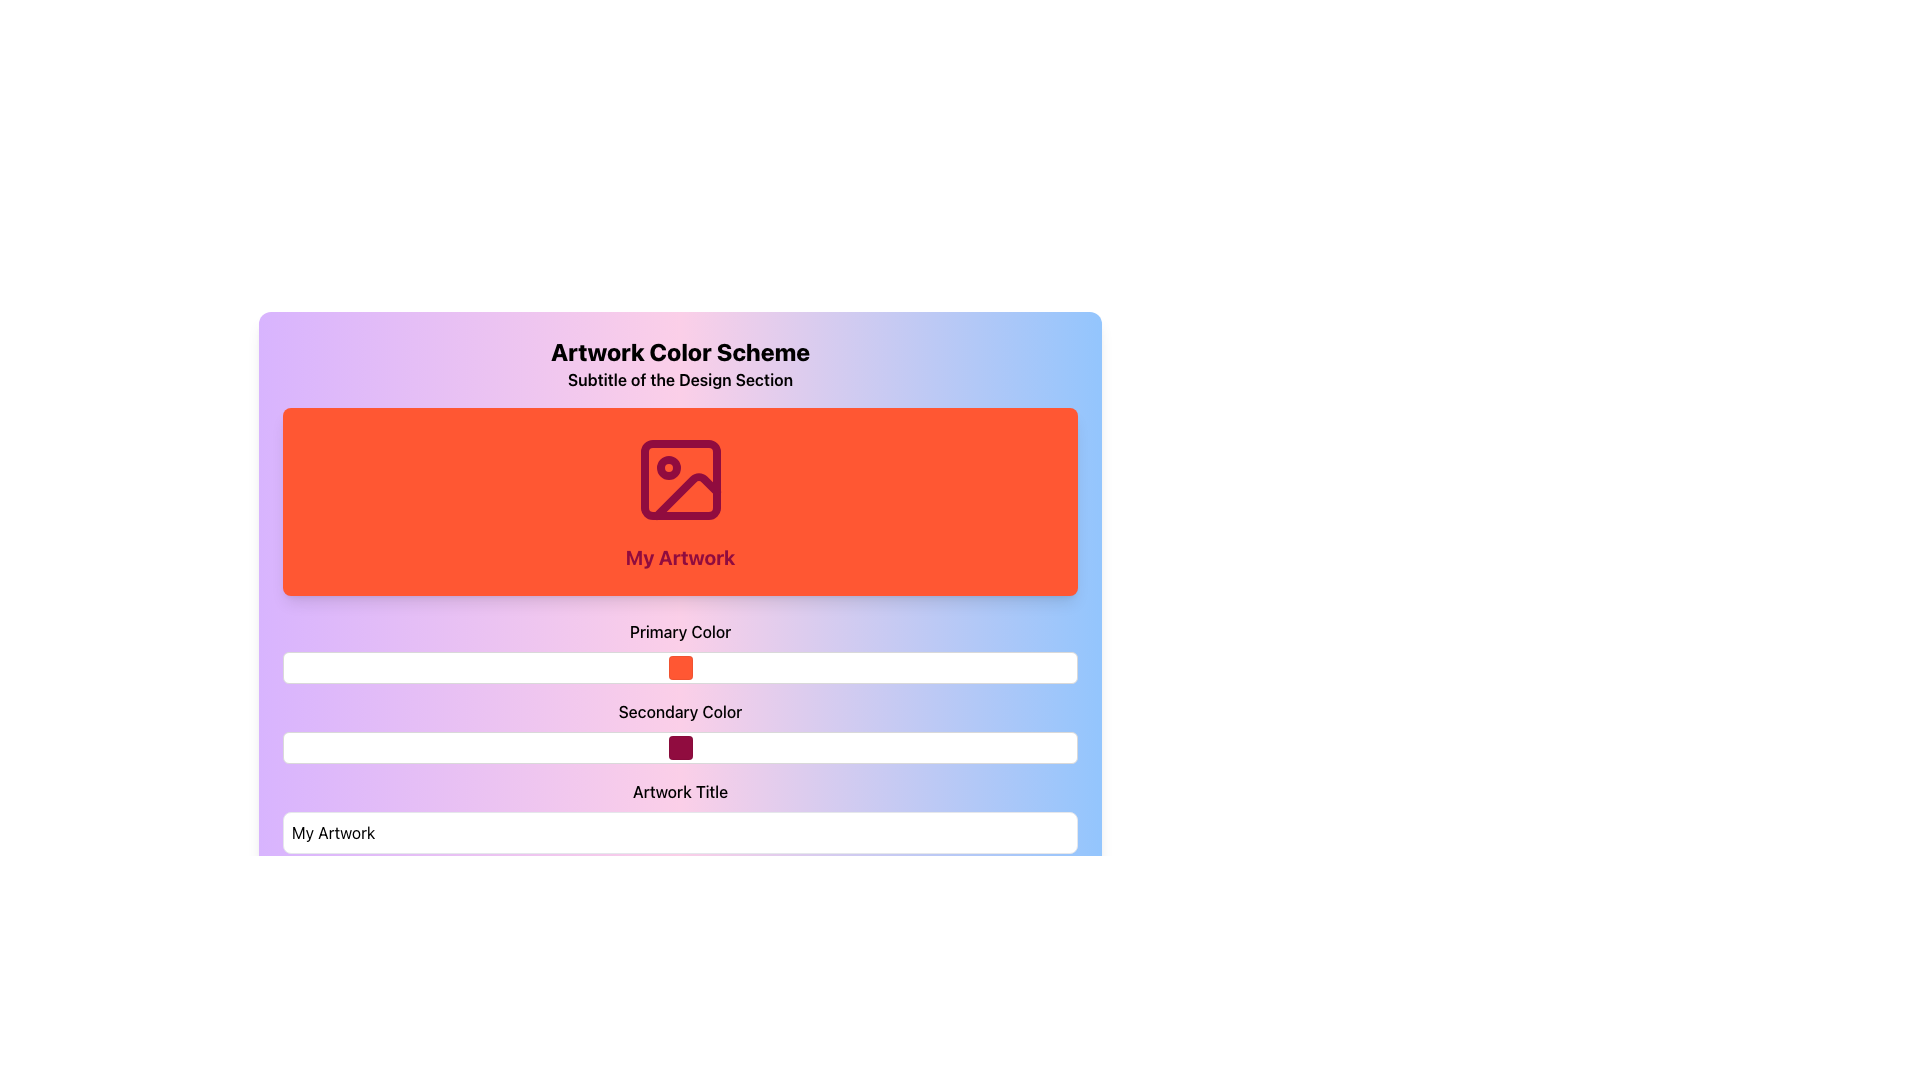 Image resolution: width=1920 pixels, height=1080 pixels. I want to click on the orange color display block located in the 'Primary Color' row below the 'My Artwork' header, so click(680, 667).